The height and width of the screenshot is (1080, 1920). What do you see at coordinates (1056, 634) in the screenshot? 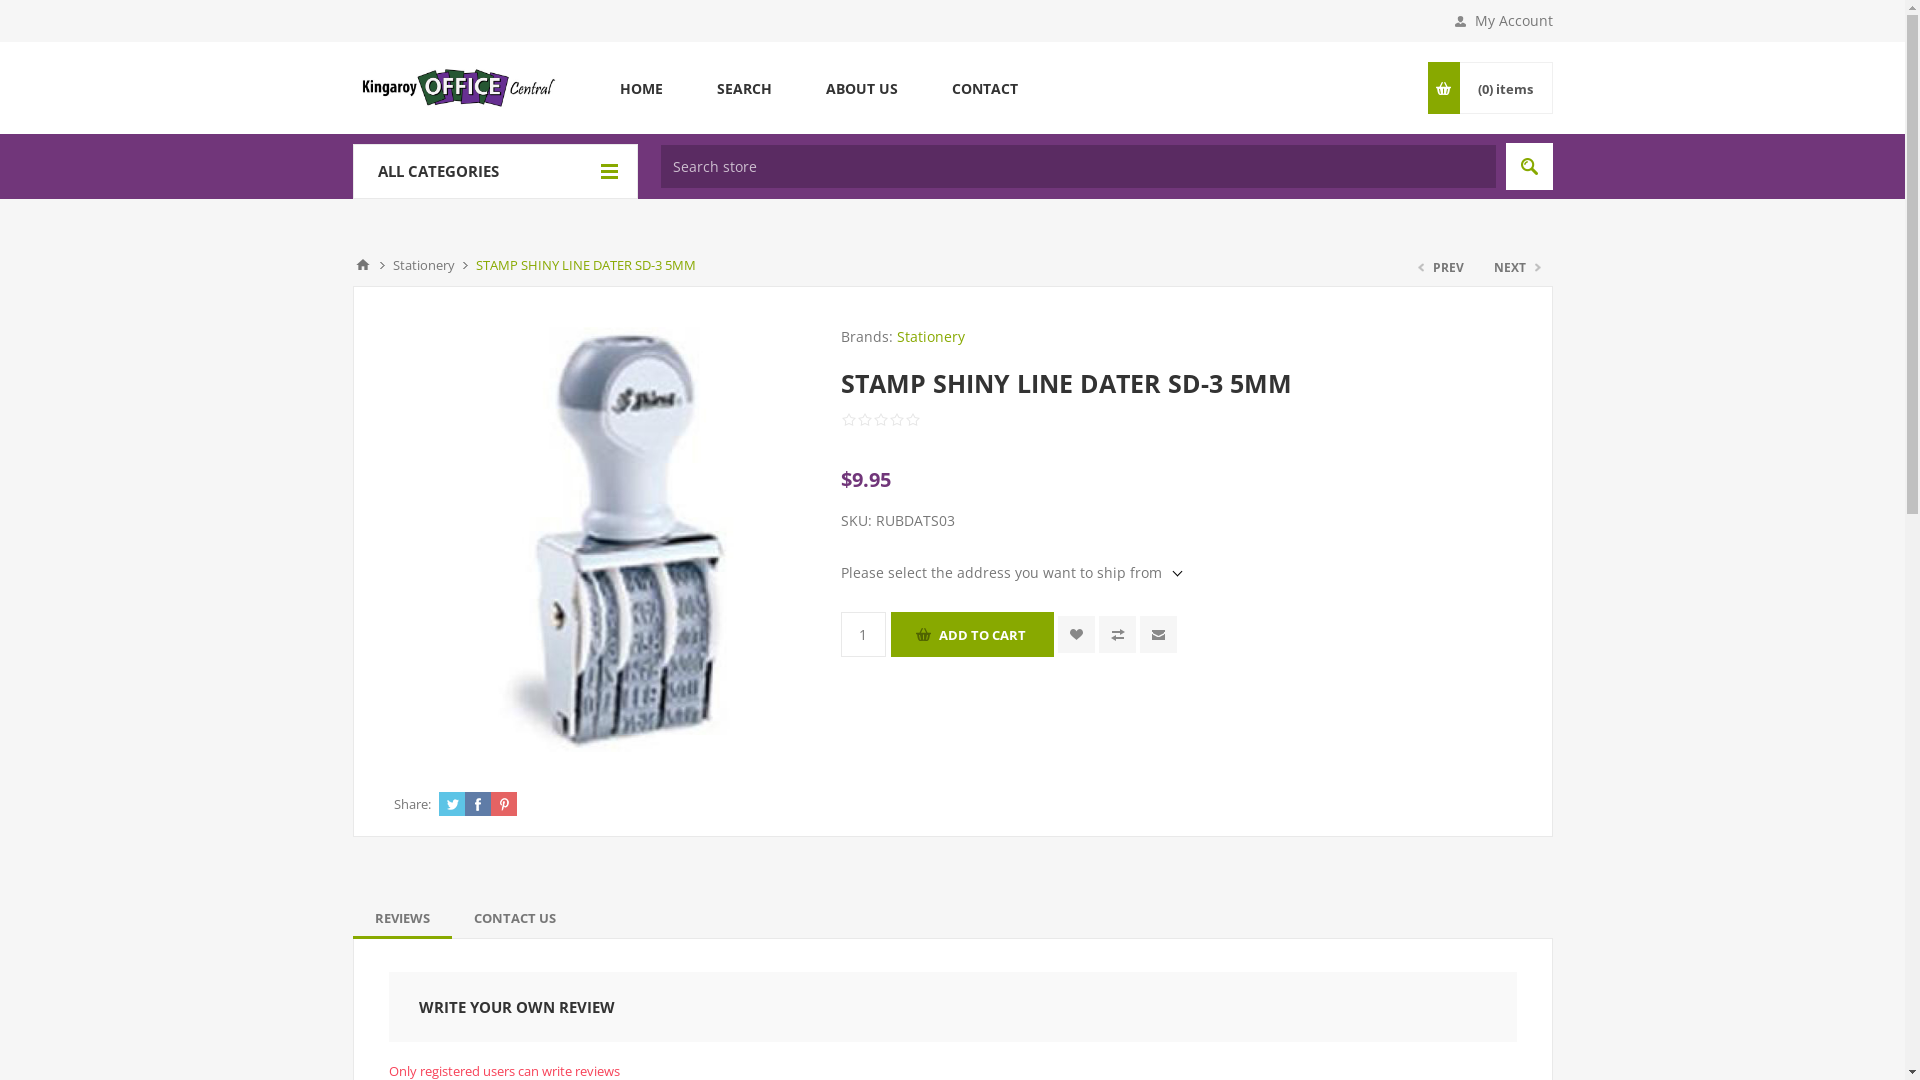
I see `'Add to wishlist'` at bounding box center [1056, 634].